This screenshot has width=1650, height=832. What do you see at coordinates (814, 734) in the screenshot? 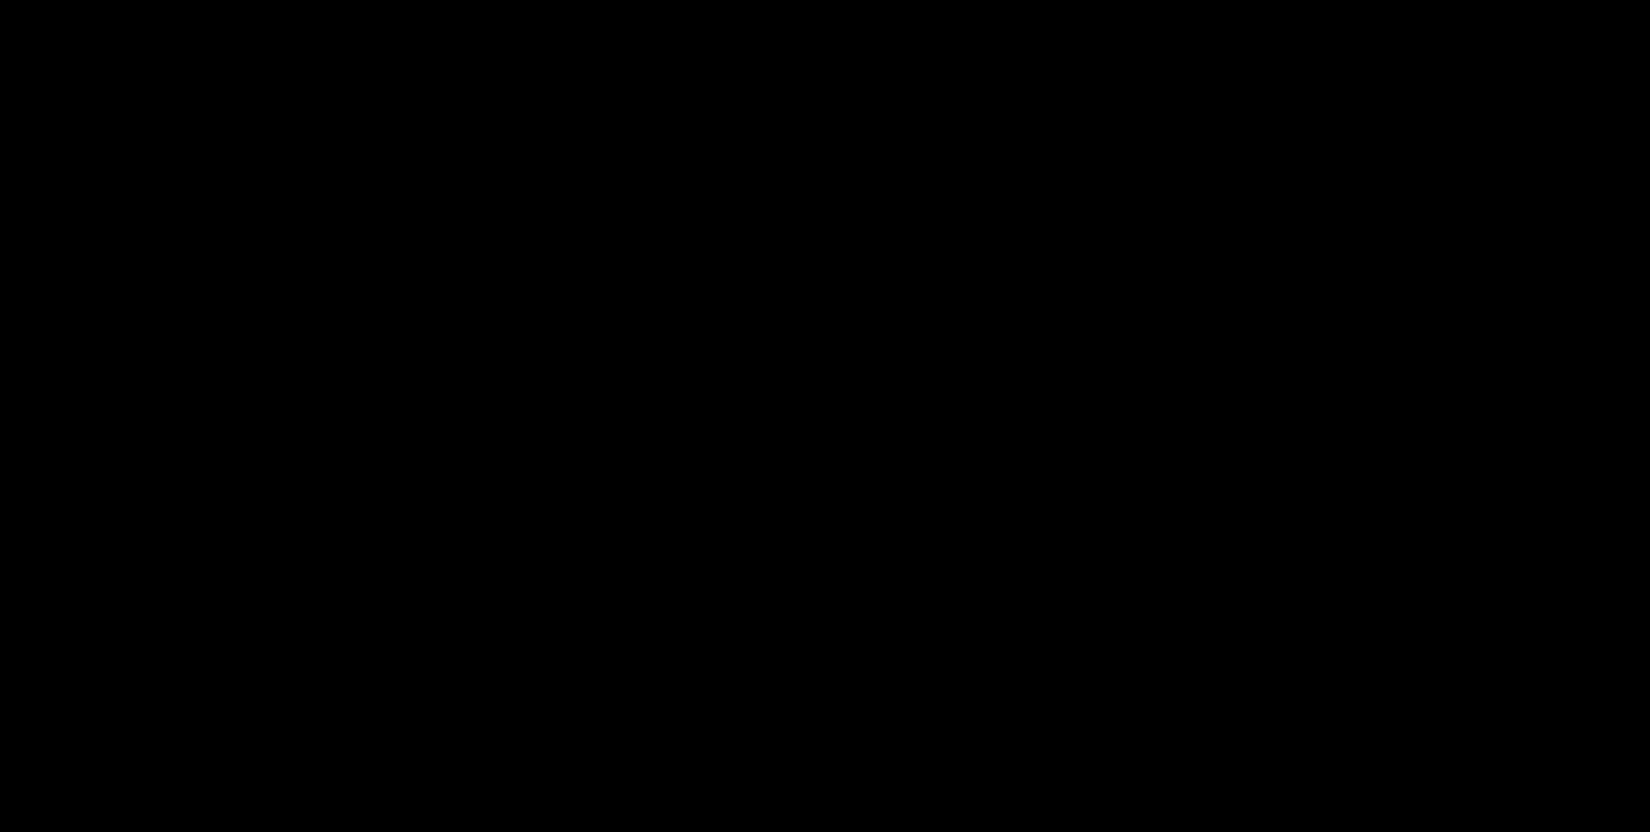
I see `'First up in our pairings list we have the delicious and savory S’mores! This scrumptious cookie has best been described as “s’mores made over an open fire, just without any of the mess!” If that doesn’t speak the truth, then I don’t know what does! We’d suggest pairing this up with Frambroise Lambic. Frambroise Lambic is fermented with raspberries which offers this pairing a nice fruity contrast to the cookies' marshmallow cream icing and milk chocolate coating.'` at bounding box center [814, 734].